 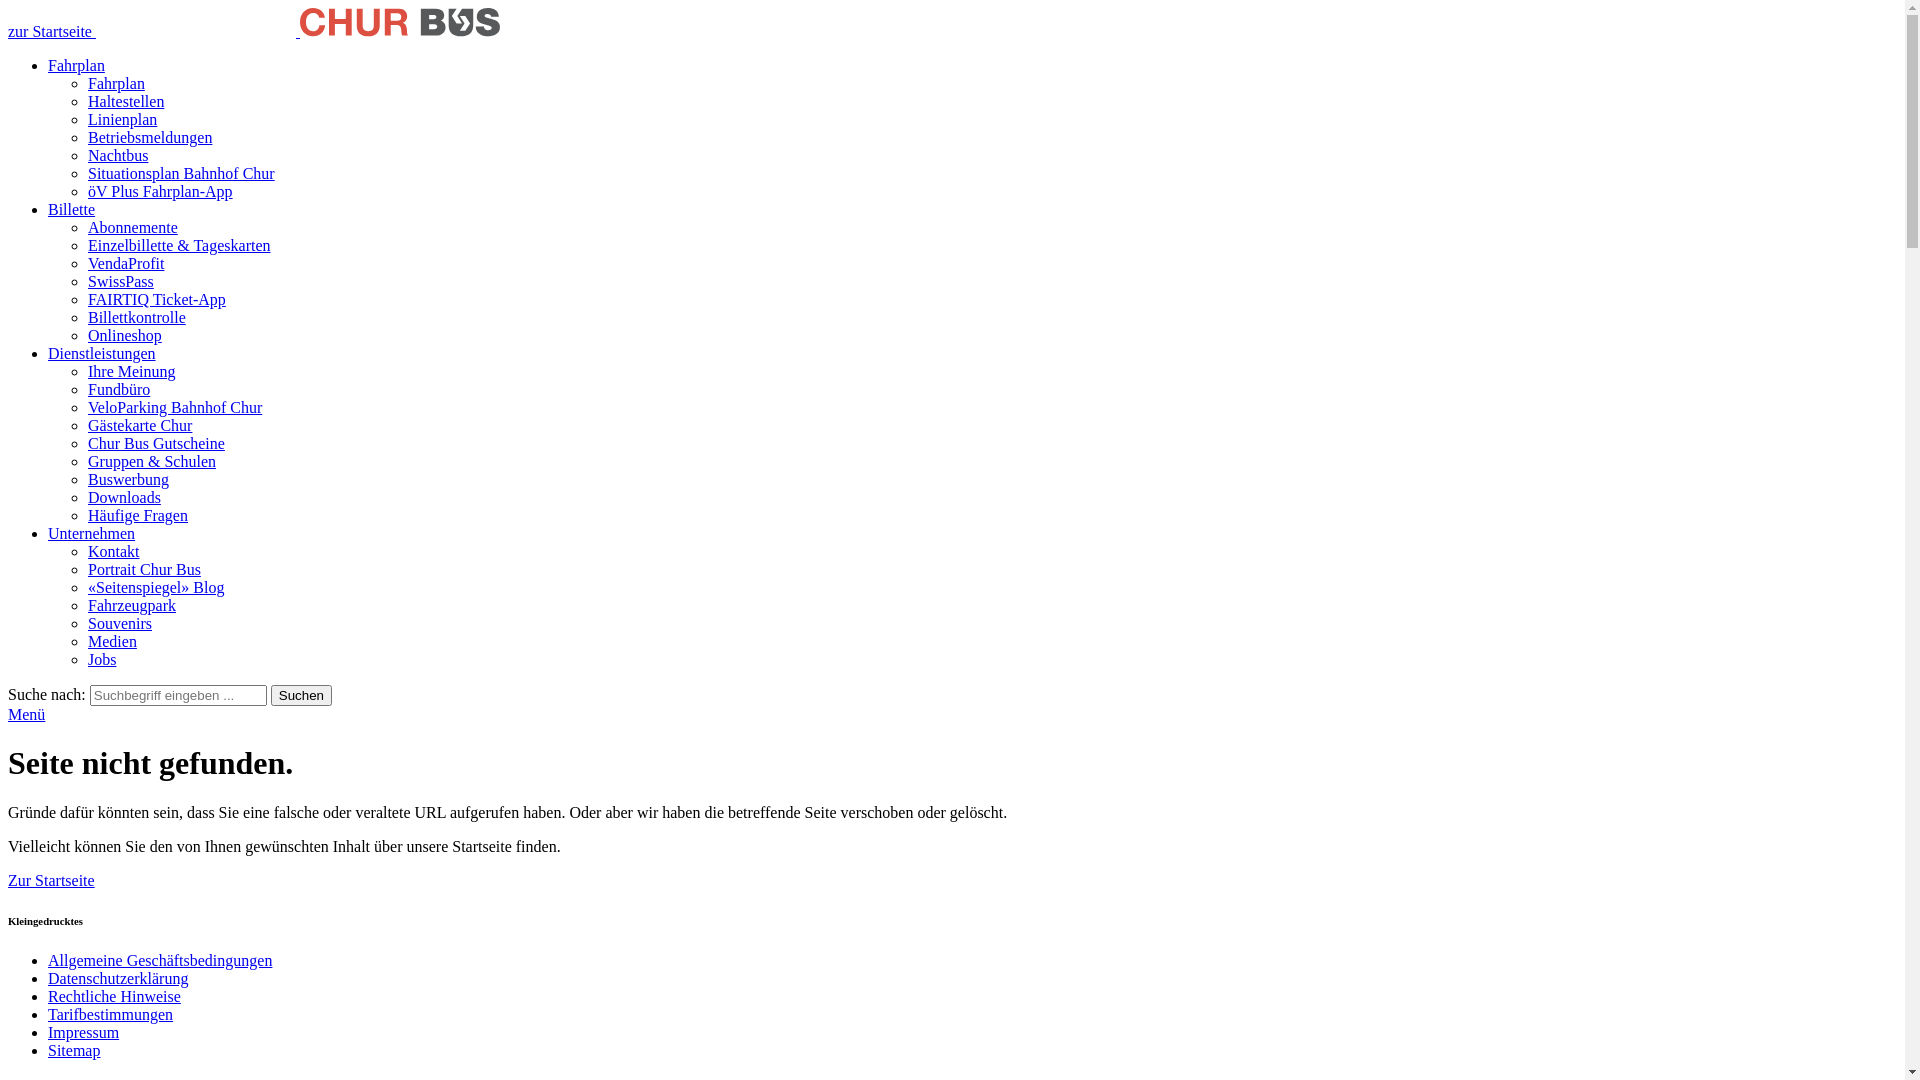 What do you see at coordinates (136, 316) in the screenshot?
I see `'Billettkontrolle'` at bounding box center [136, 316].